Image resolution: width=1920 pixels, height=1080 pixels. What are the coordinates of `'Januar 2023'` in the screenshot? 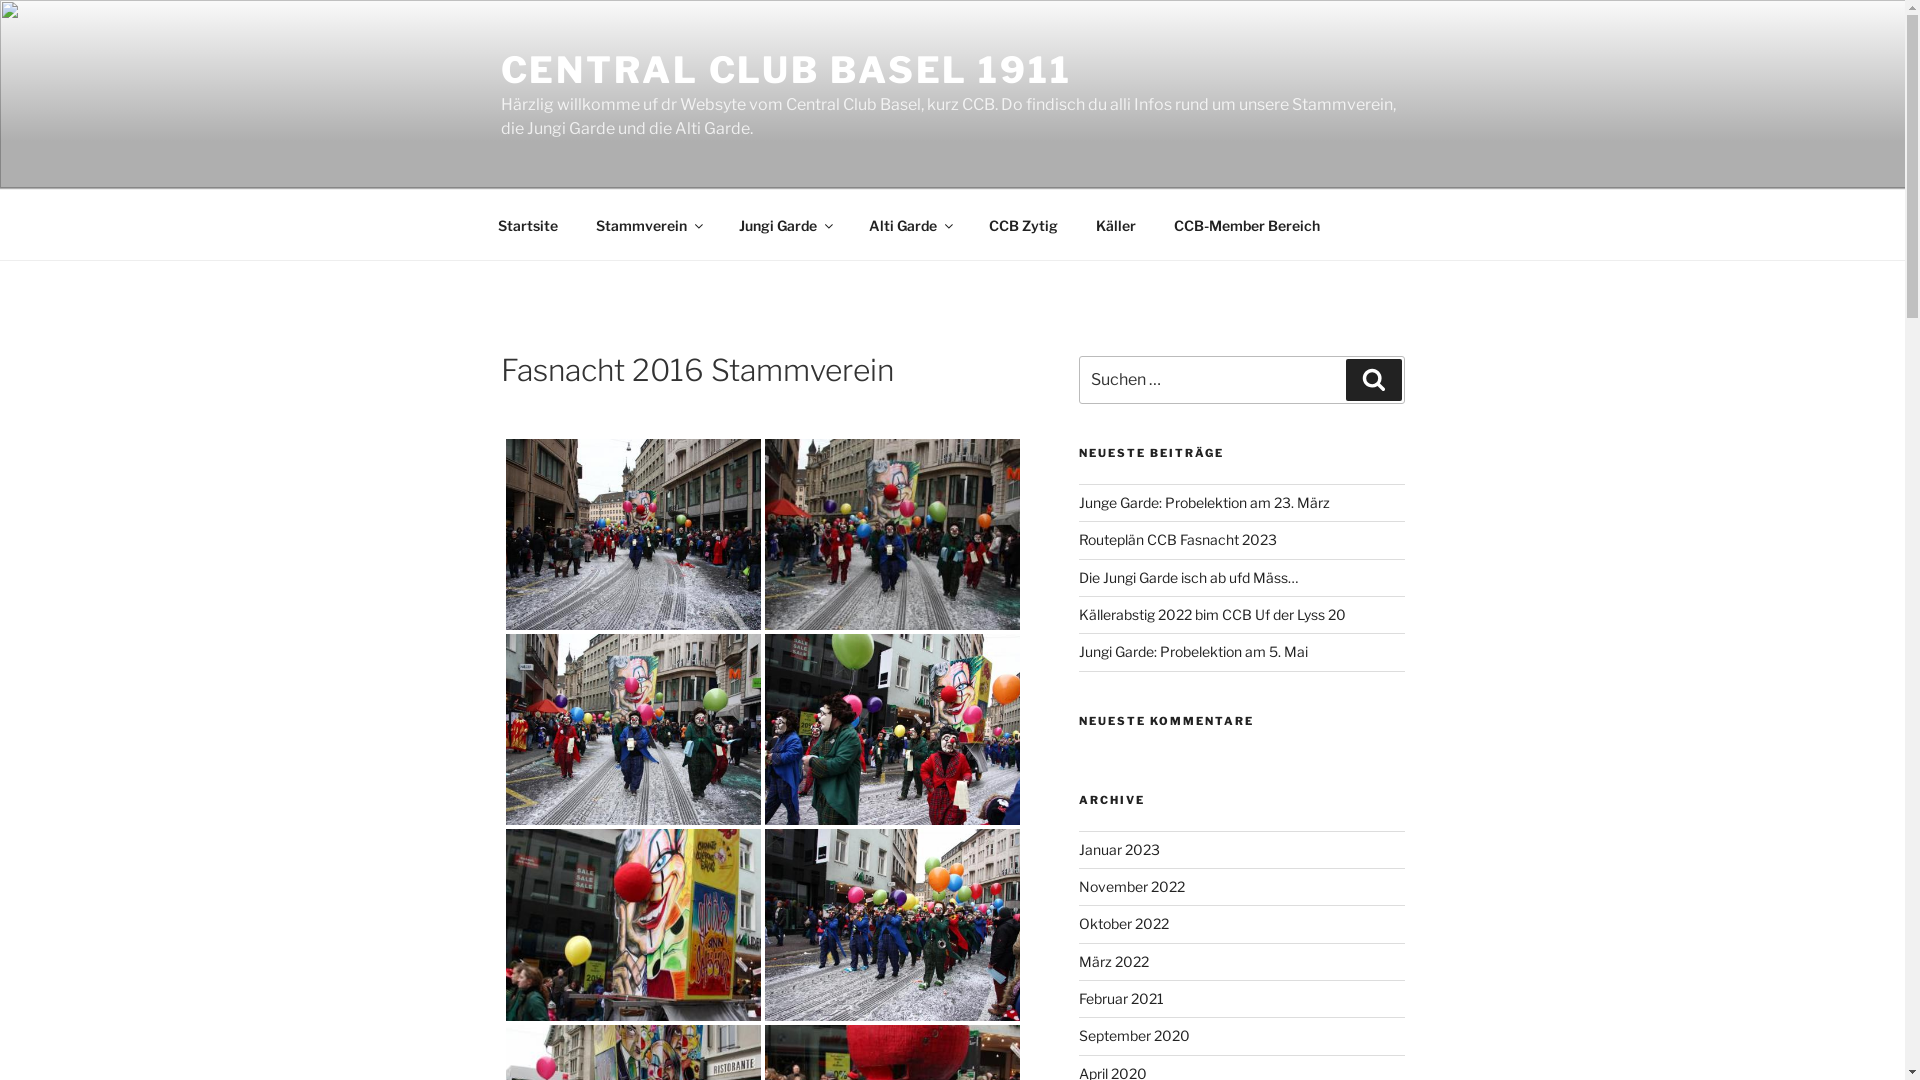 It's located at (1118, 848).